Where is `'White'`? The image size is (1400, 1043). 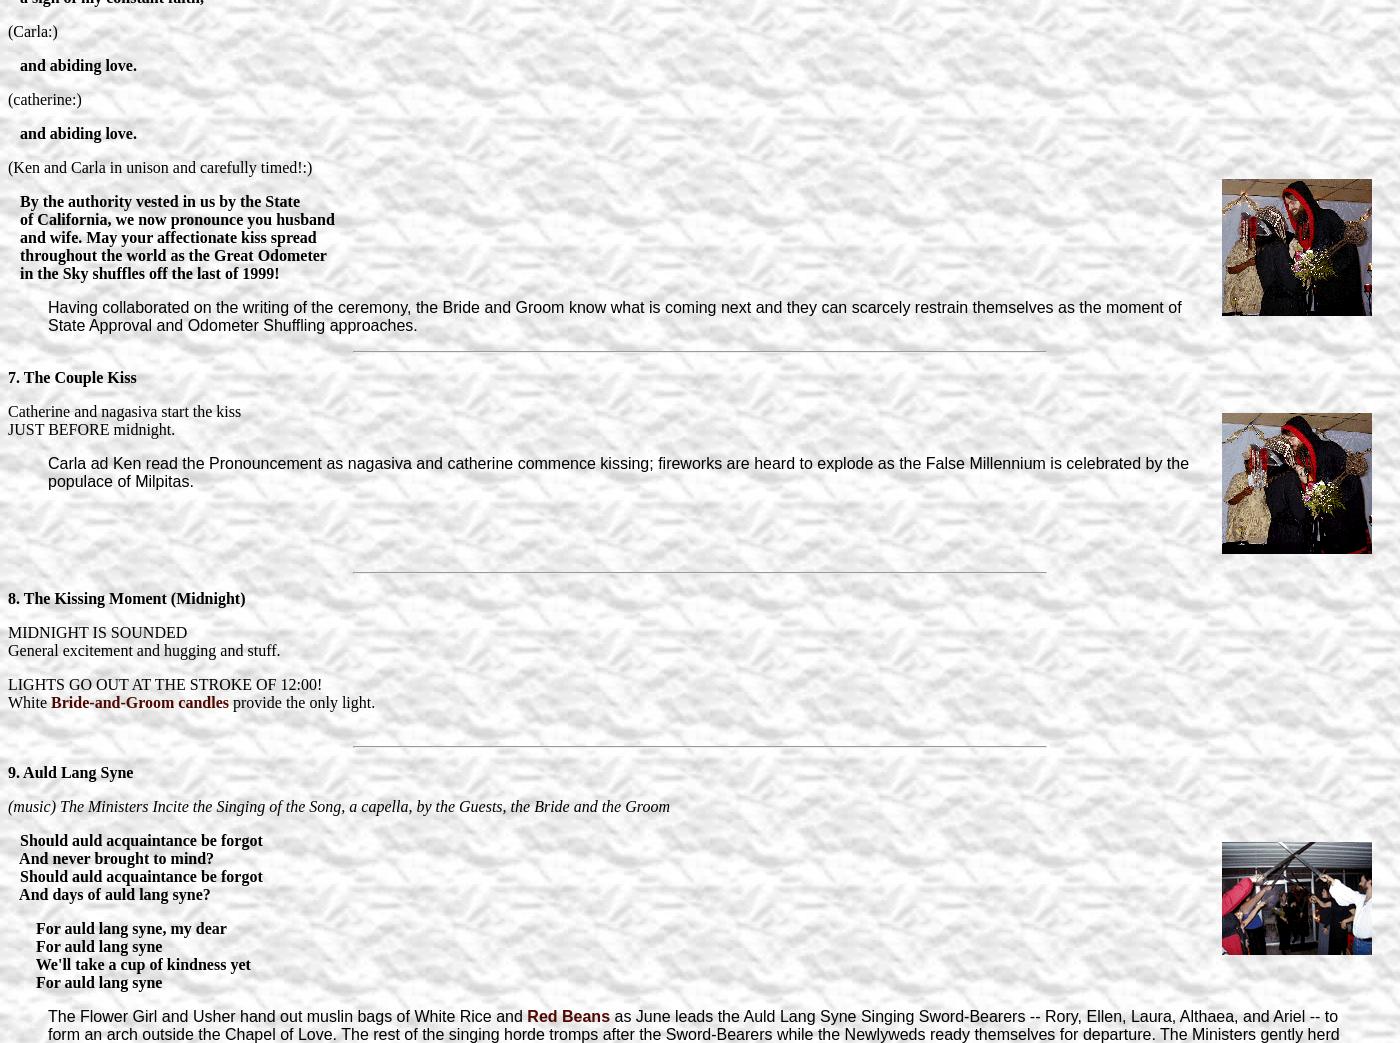 'White' is located at coordinates (28, 701).